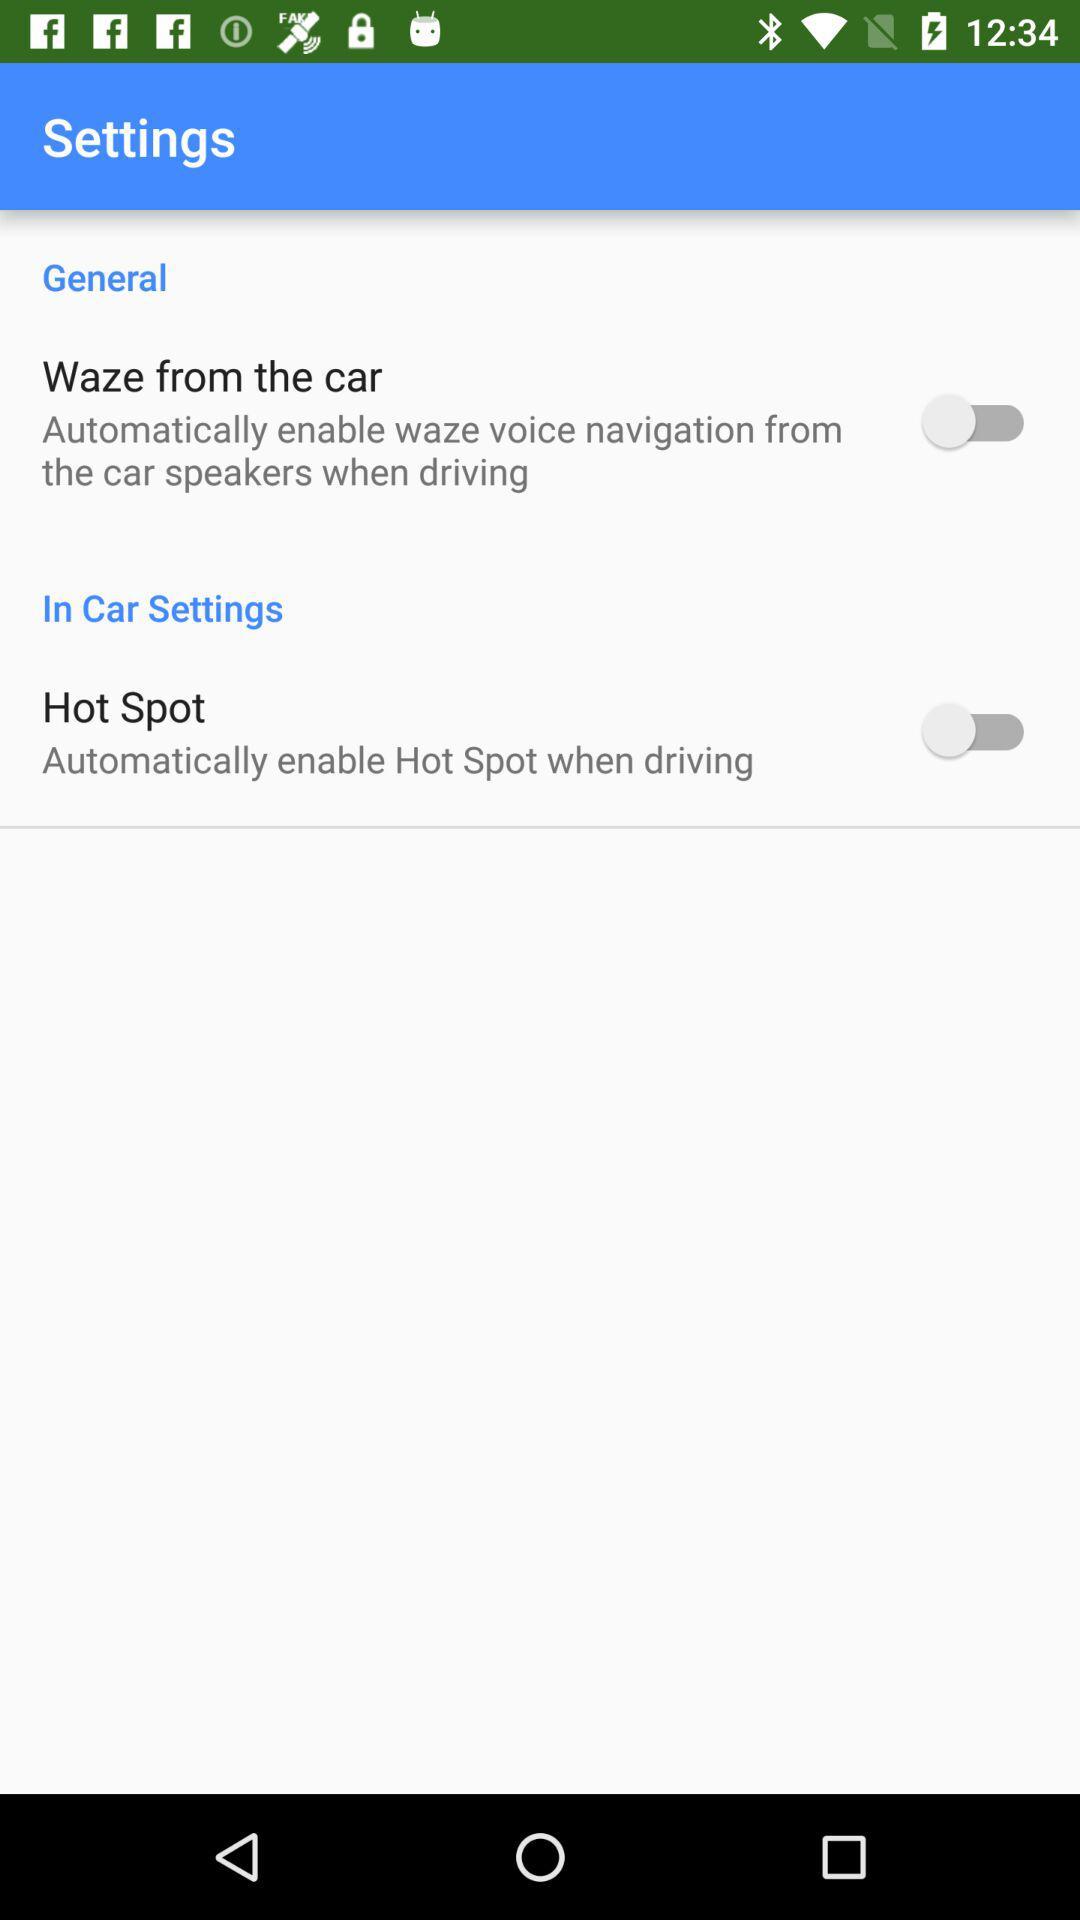 This screenshot has width=1080, height=1920. What do you see at coordinates (540, 585) in the screenshot?
I see `the item below automatically enable waze` at bounding box center [540, 585].